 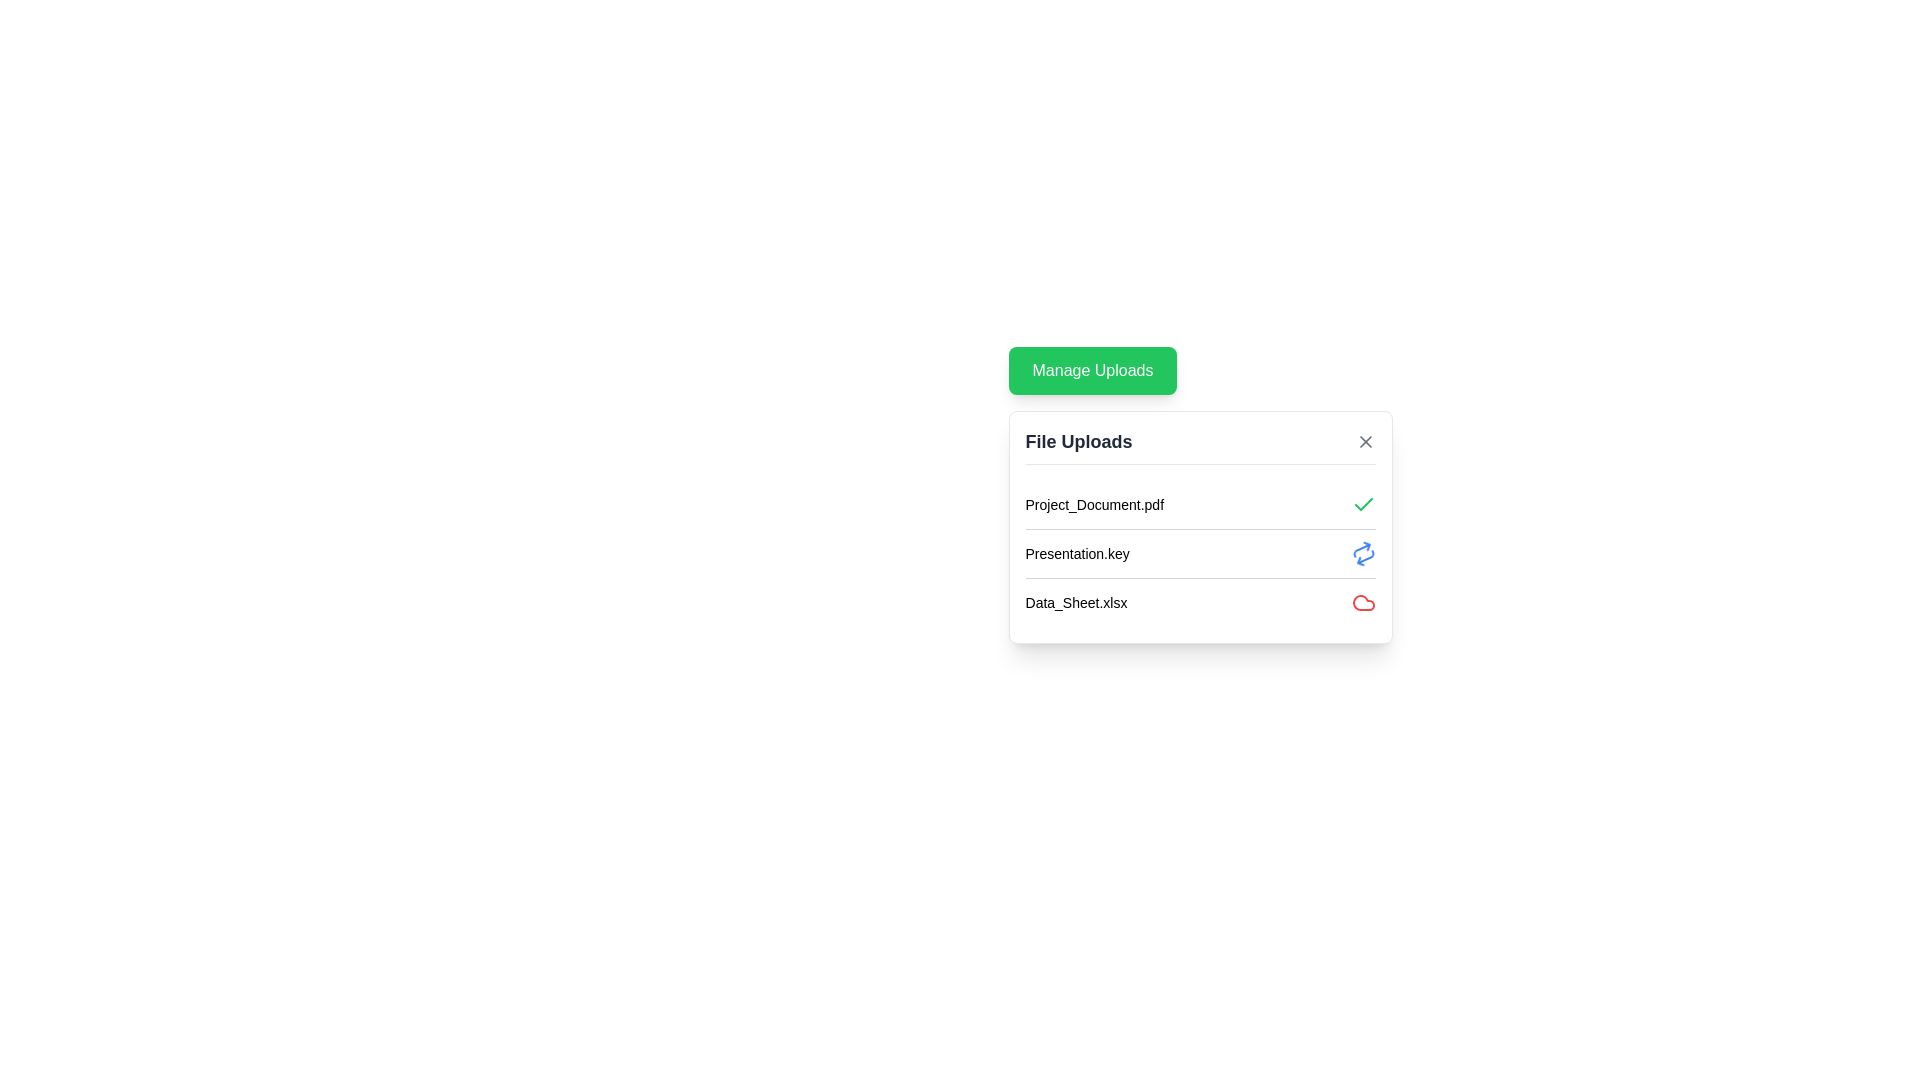 What do you see at coordinates (1364, 441) in the screenshot?
I see `the delete or close button located at the far-right edge of the 'File Uploads' card header` at bounding box center [1364, 441].